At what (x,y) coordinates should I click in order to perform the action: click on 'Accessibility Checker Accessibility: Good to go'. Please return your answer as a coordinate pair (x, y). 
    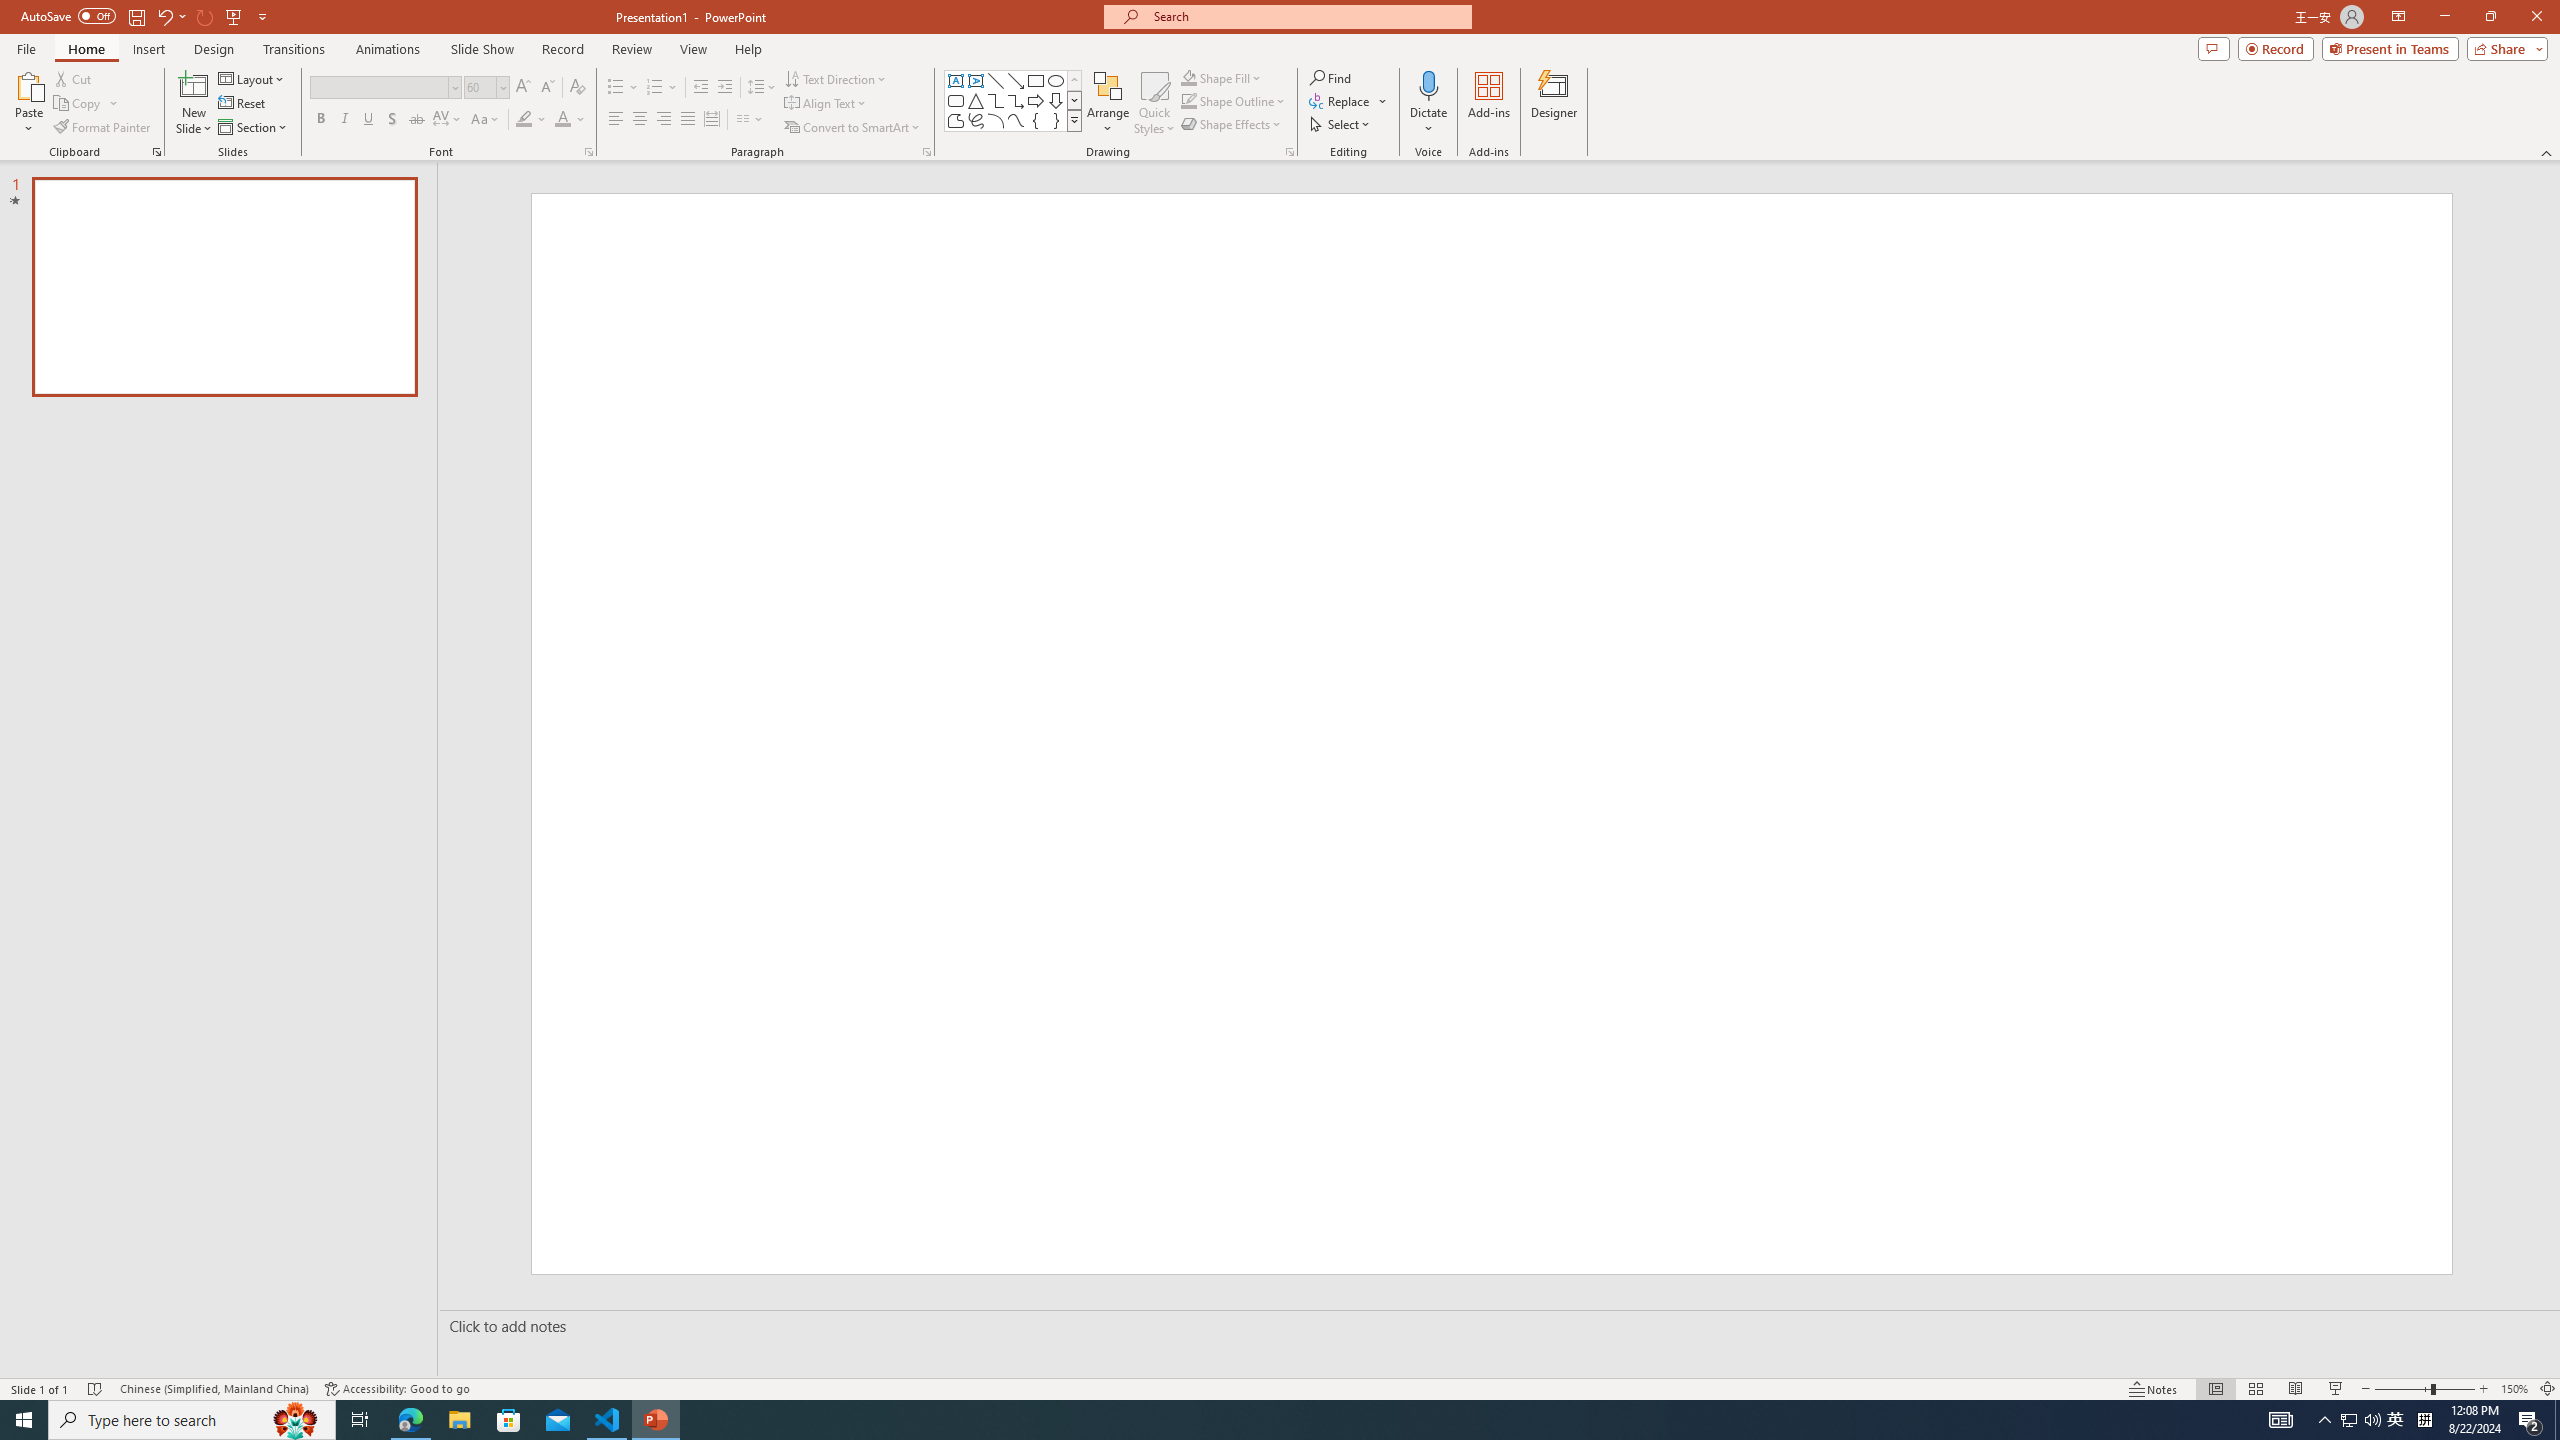
    Looking at the image, I should click on (398, 1389).